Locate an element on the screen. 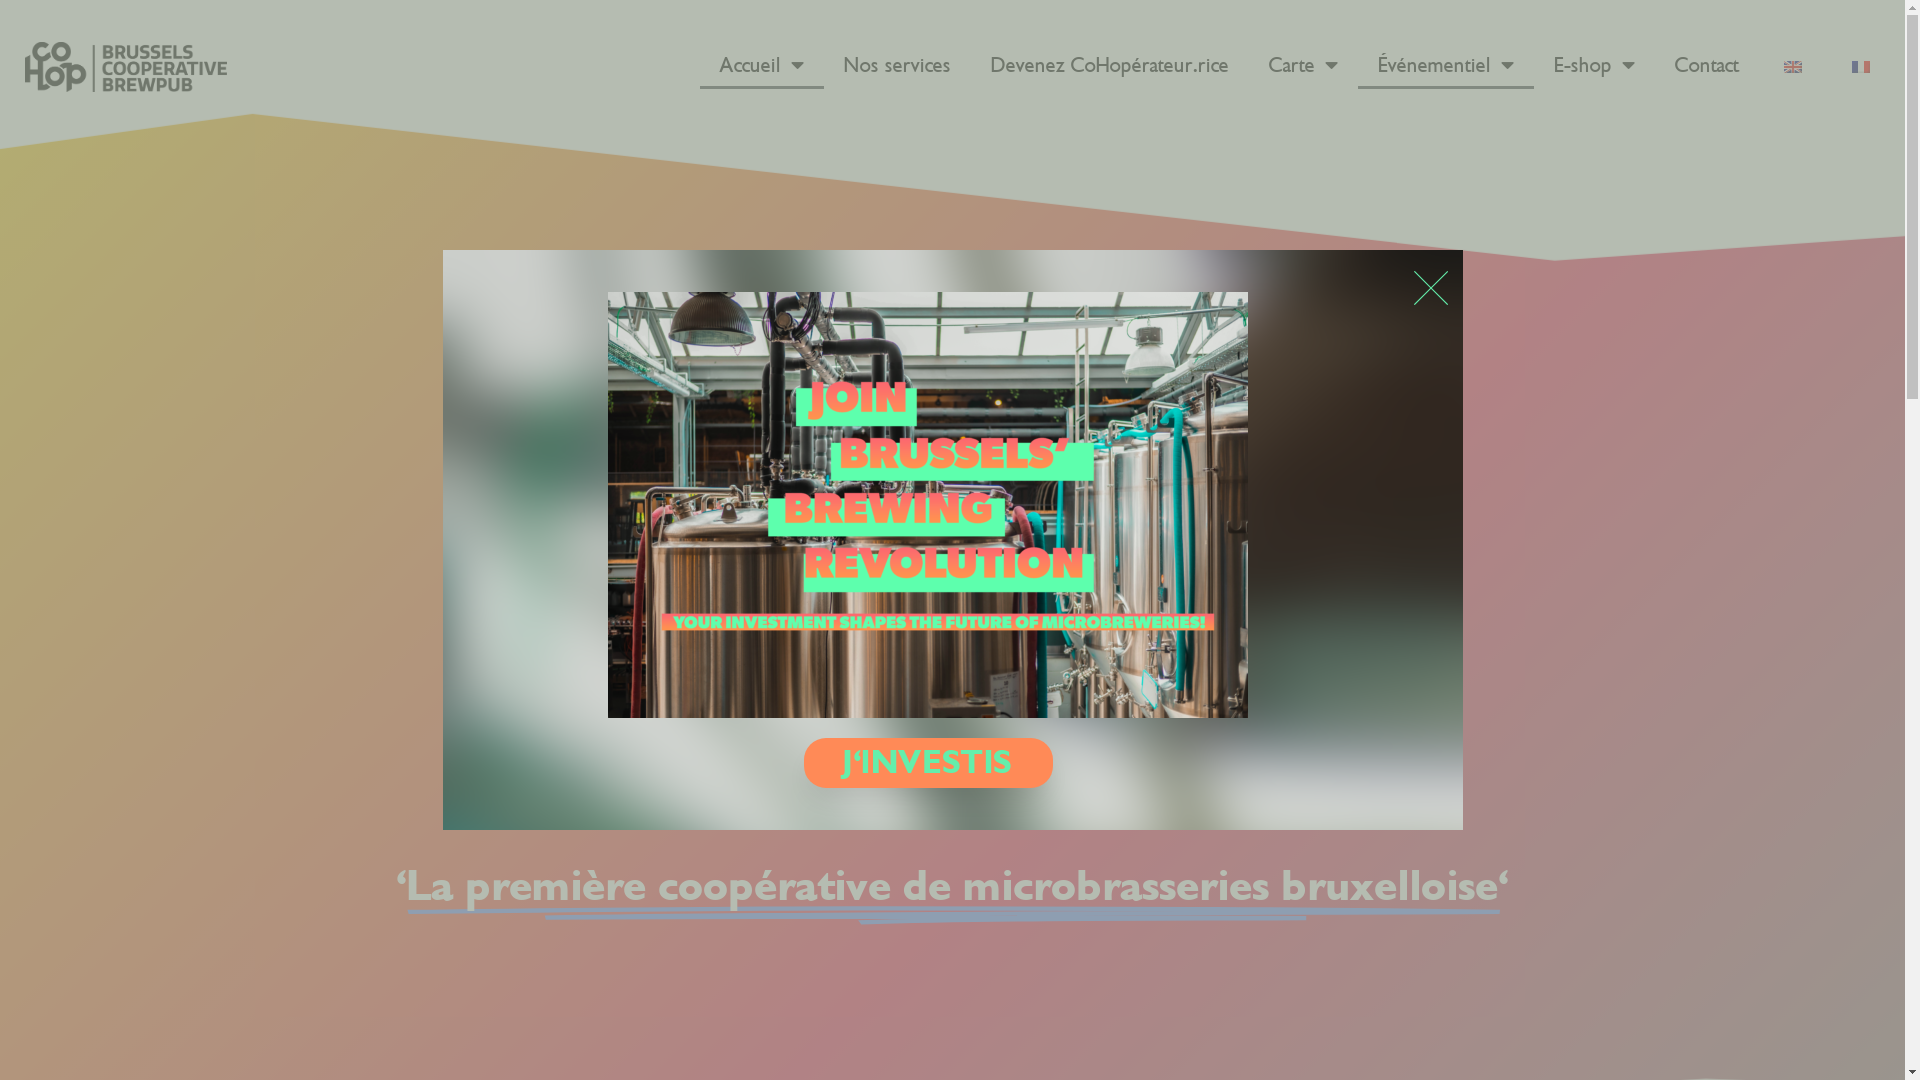  'CoHop Pied de page BLACK' is located at coordinates (124, 65).